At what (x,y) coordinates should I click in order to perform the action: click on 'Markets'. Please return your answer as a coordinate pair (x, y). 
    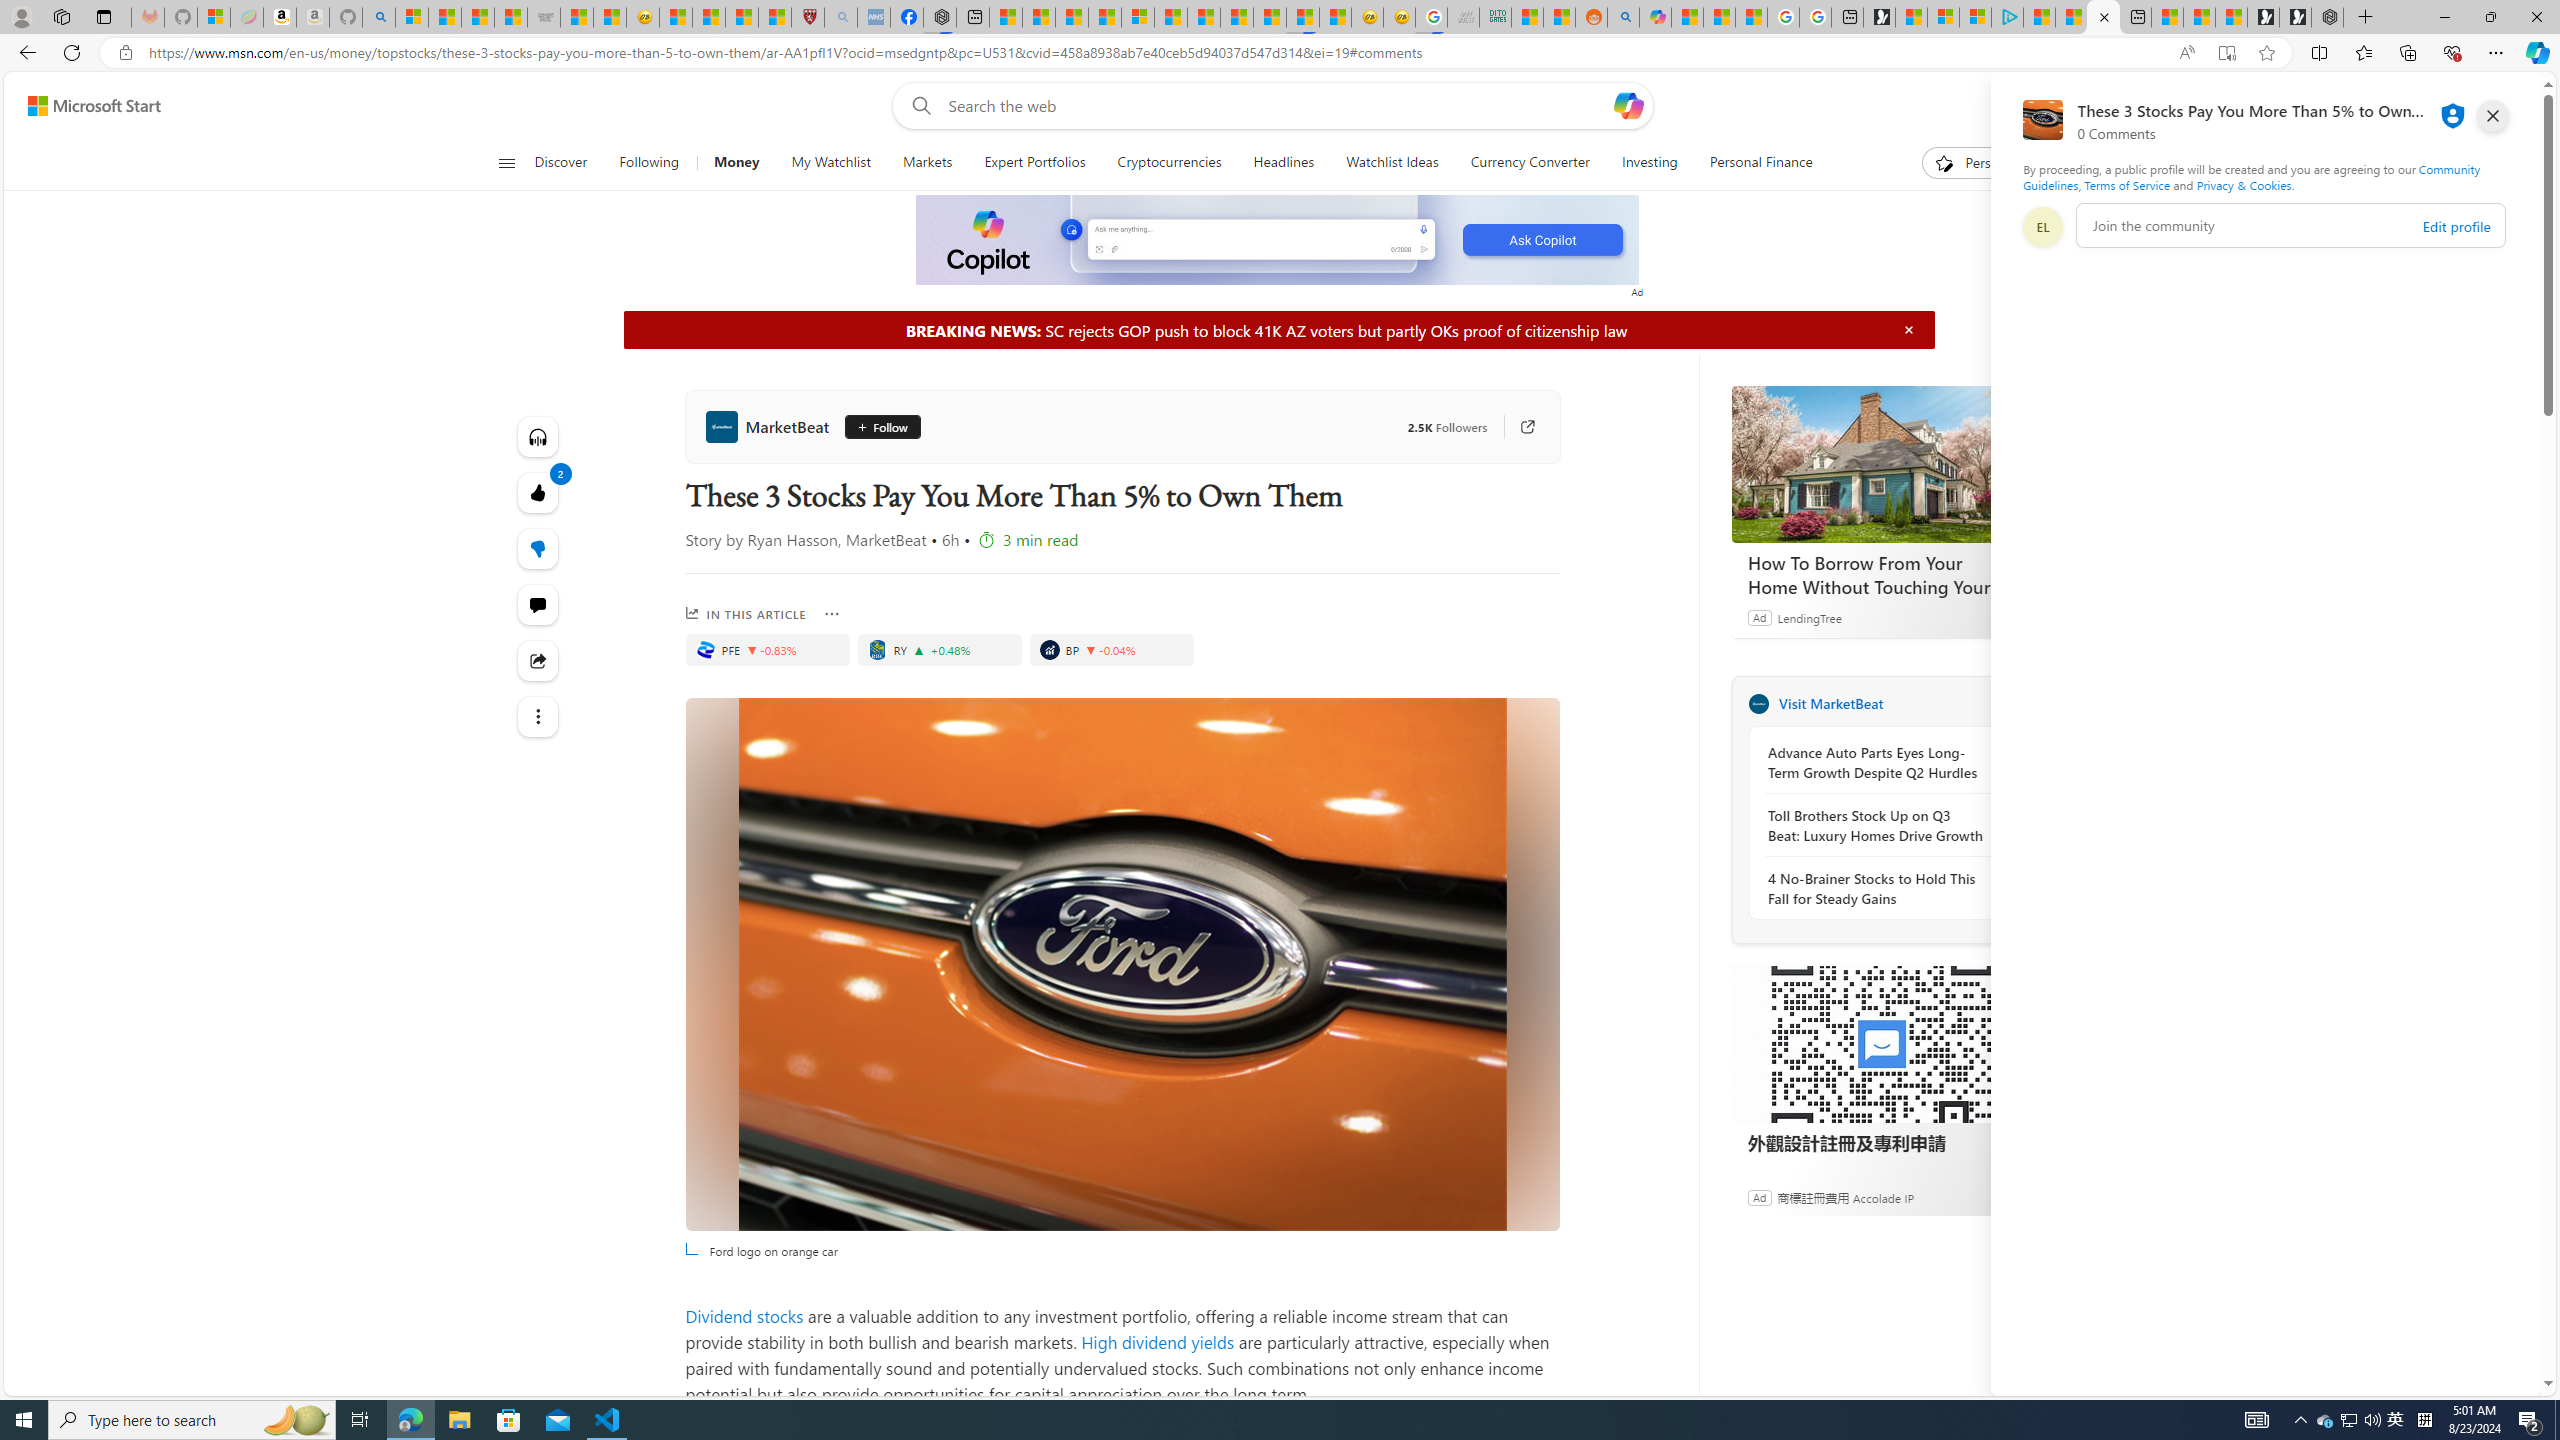
    Looking at the image, I should click on (928, 162).